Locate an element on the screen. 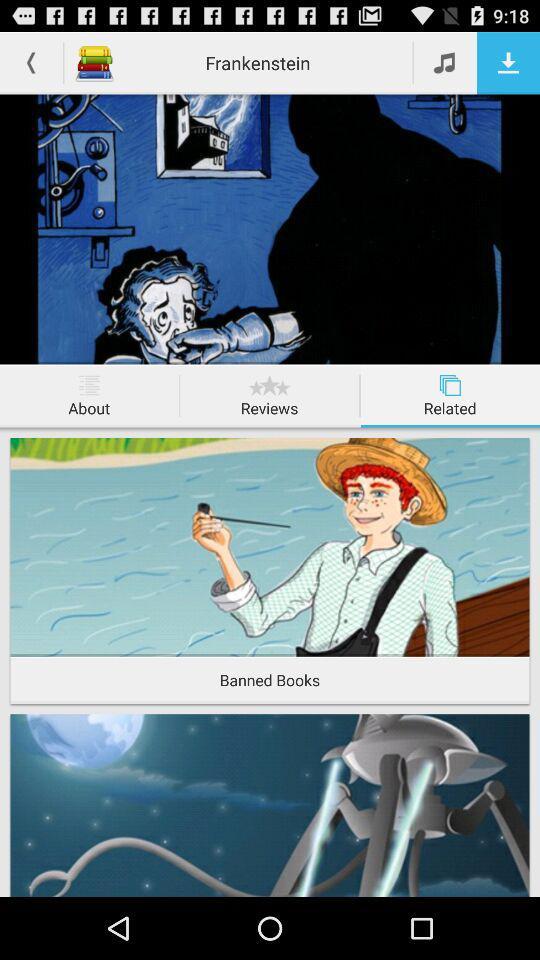 The width and height of the screenshot is (540, 960). music is located at coordinates (445, 62).